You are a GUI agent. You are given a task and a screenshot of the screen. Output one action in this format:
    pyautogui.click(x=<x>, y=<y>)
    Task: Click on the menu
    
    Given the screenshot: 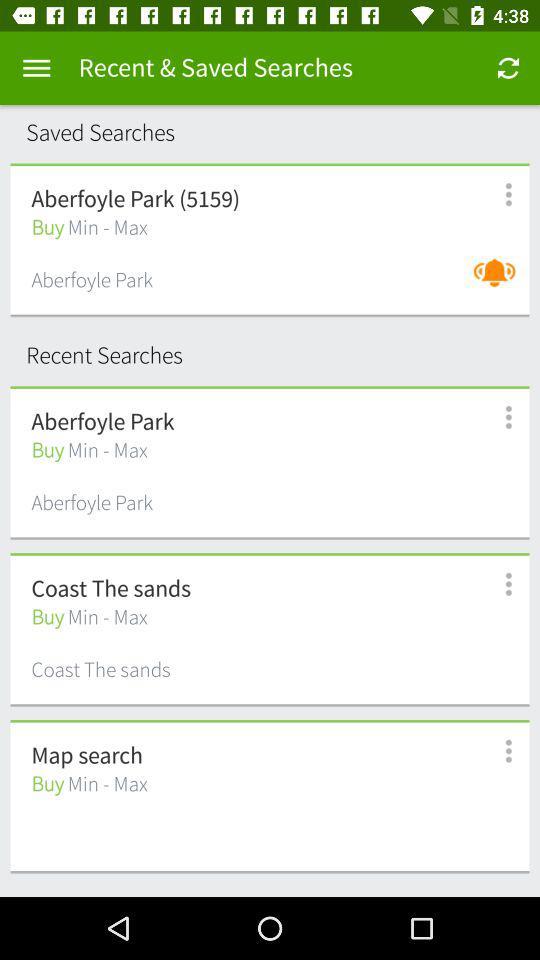 What is the action you would take?
    pyautogui.click(x=36, y=68)
    